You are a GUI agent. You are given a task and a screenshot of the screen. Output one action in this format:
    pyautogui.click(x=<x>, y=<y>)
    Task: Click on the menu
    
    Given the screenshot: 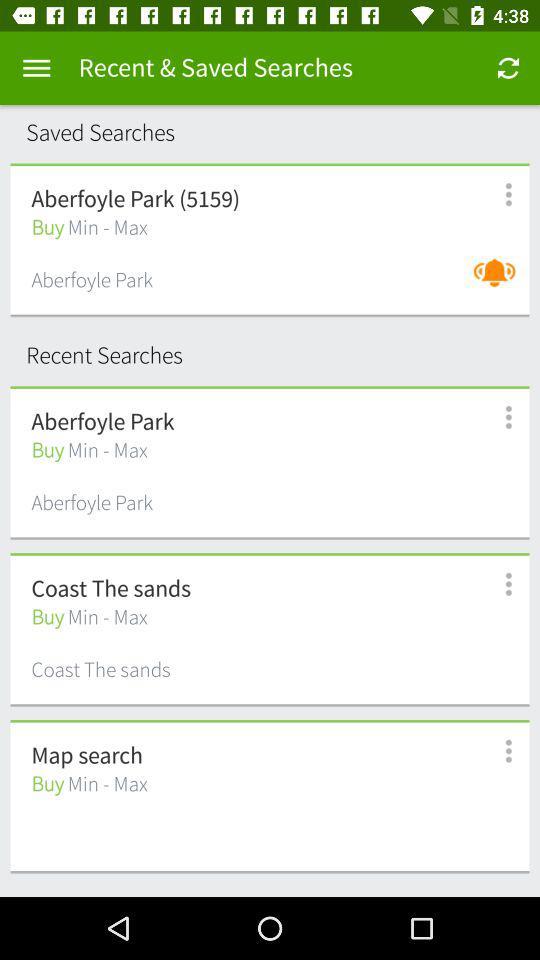 What is the action you would take?
    pyautogui.click(x=36, y=68)
    